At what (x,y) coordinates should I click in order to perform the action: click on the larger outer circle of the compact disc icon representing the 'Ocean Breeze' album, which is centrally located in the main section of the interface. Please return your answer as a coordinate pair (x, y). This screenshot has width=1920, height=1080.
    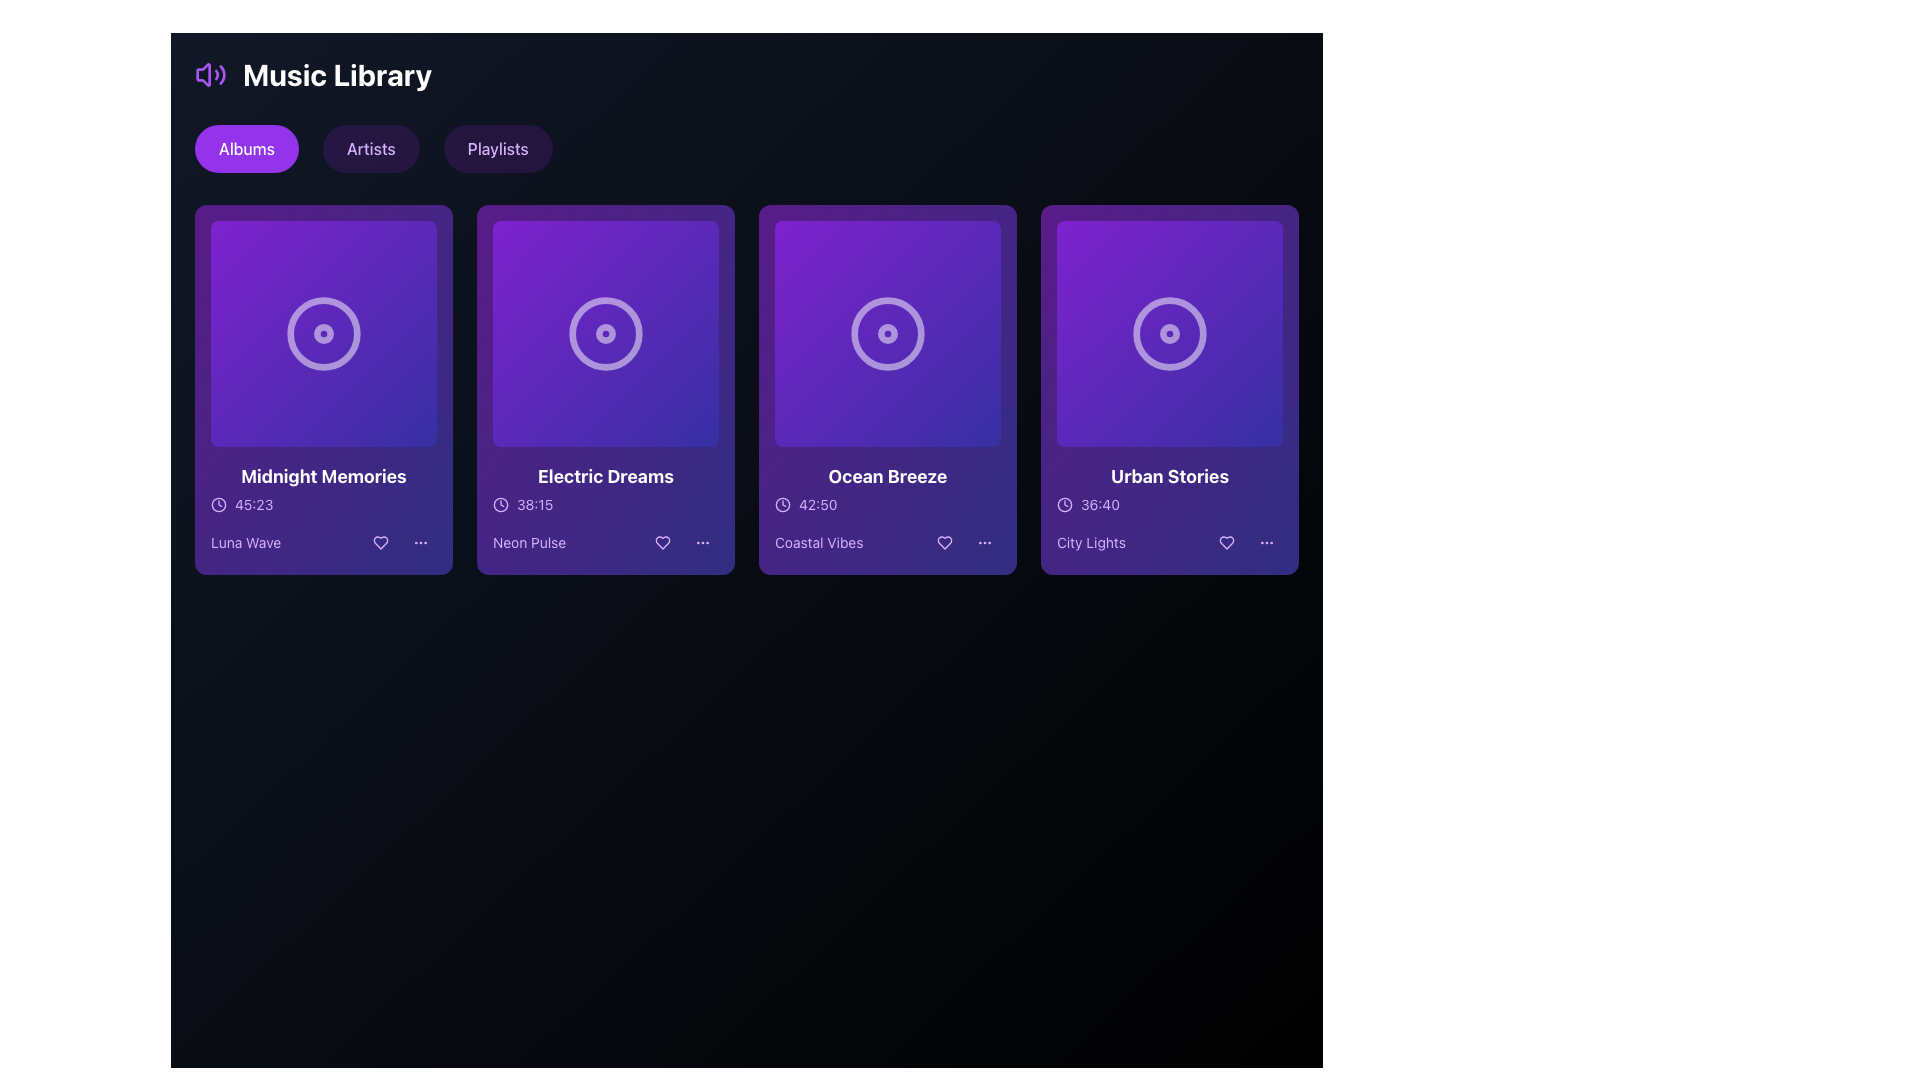
    Looking at the image, I should click on (887, 333).